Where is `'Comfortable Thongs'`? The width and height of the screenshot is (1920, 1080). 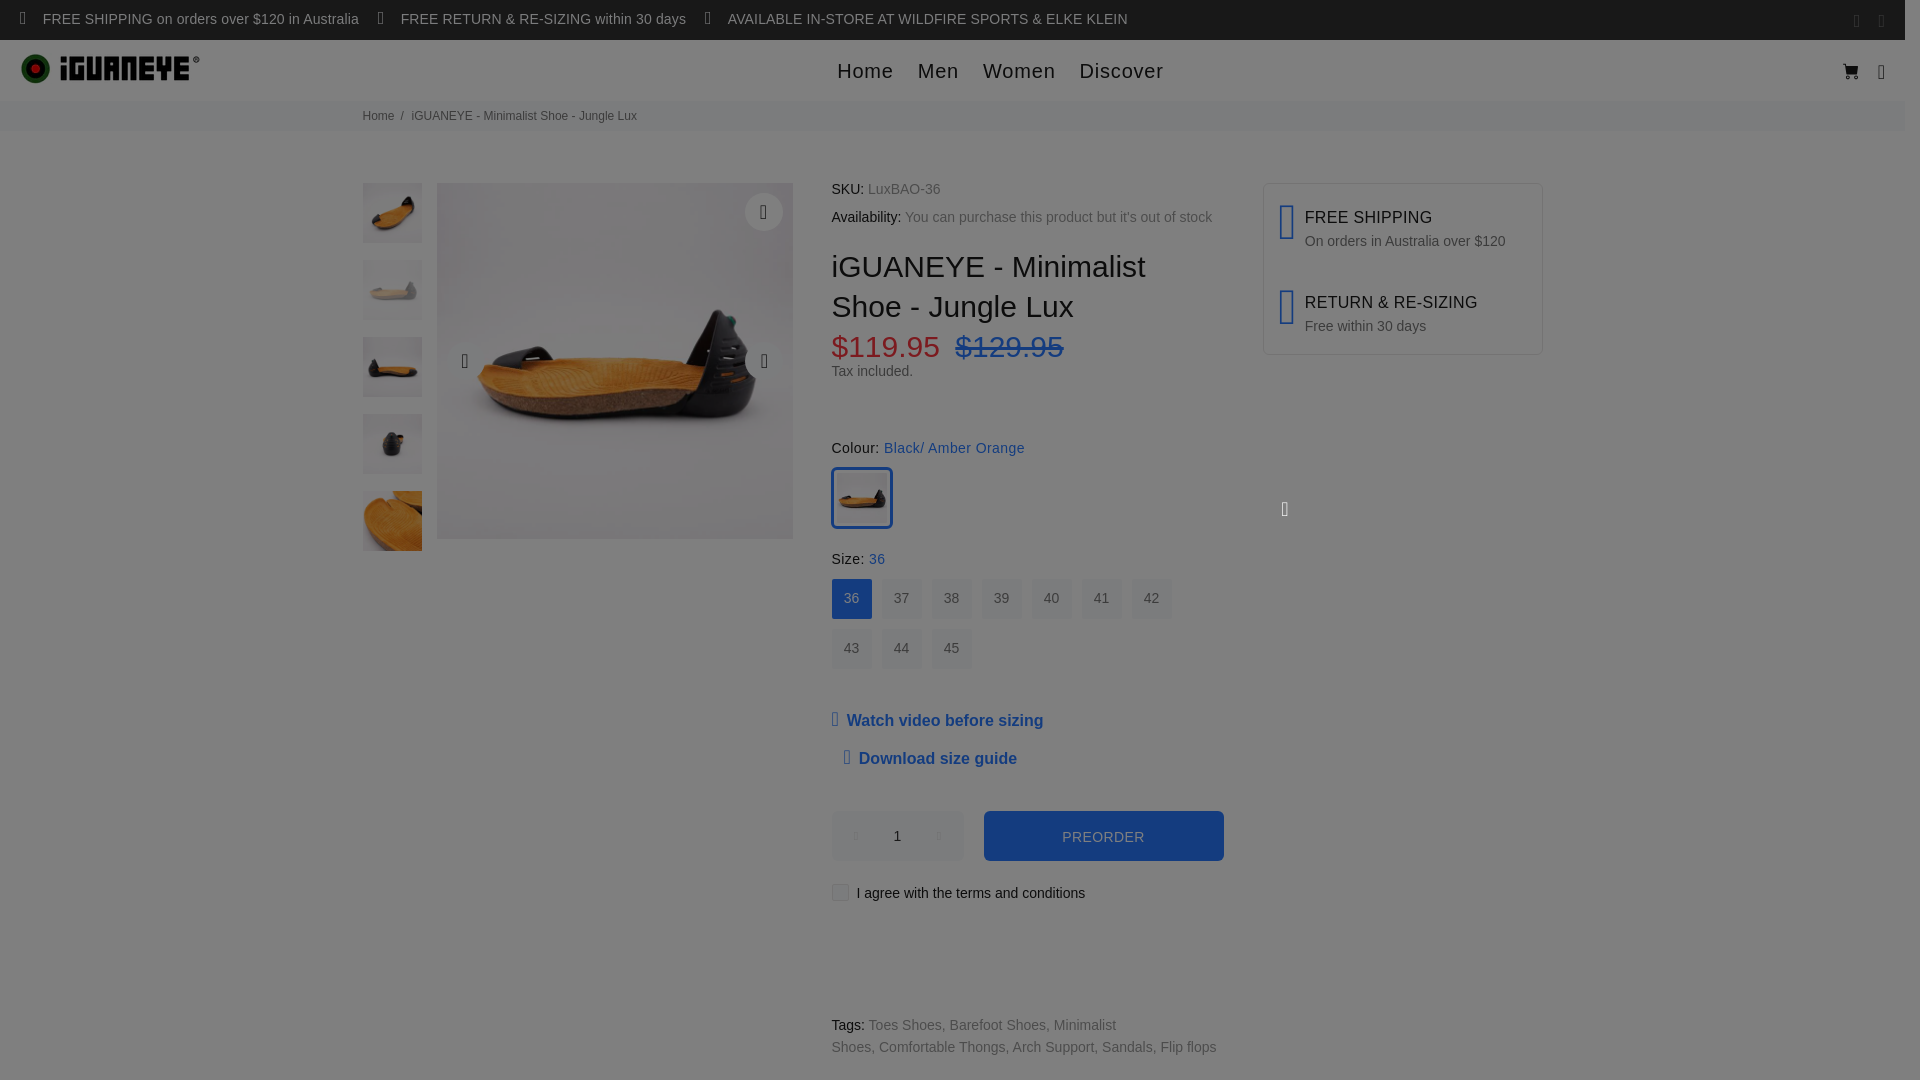
'Comfortable Thongs' is located at coordinates (941, 1045).